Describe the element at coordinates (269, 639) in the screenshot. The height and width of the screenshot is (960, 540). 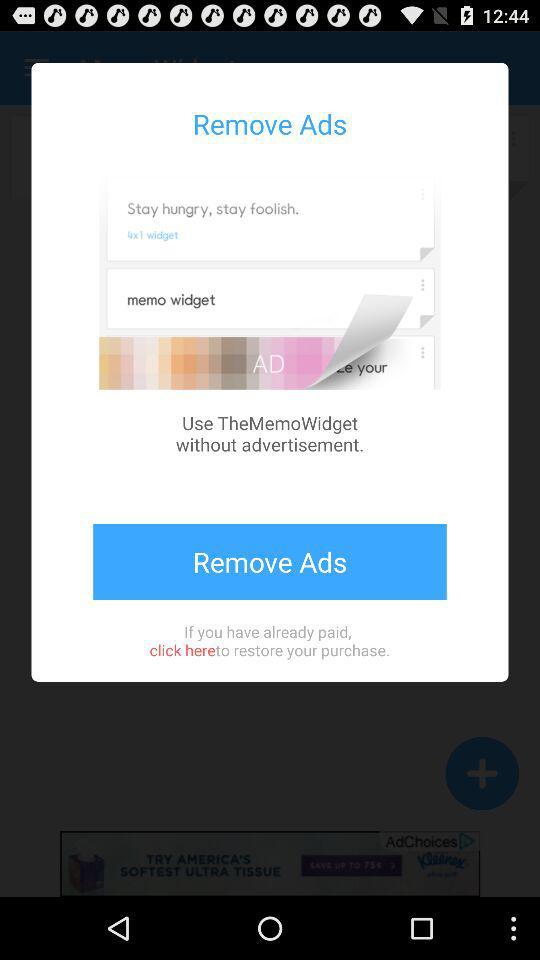
I see `the icon at the bottom` at that location.